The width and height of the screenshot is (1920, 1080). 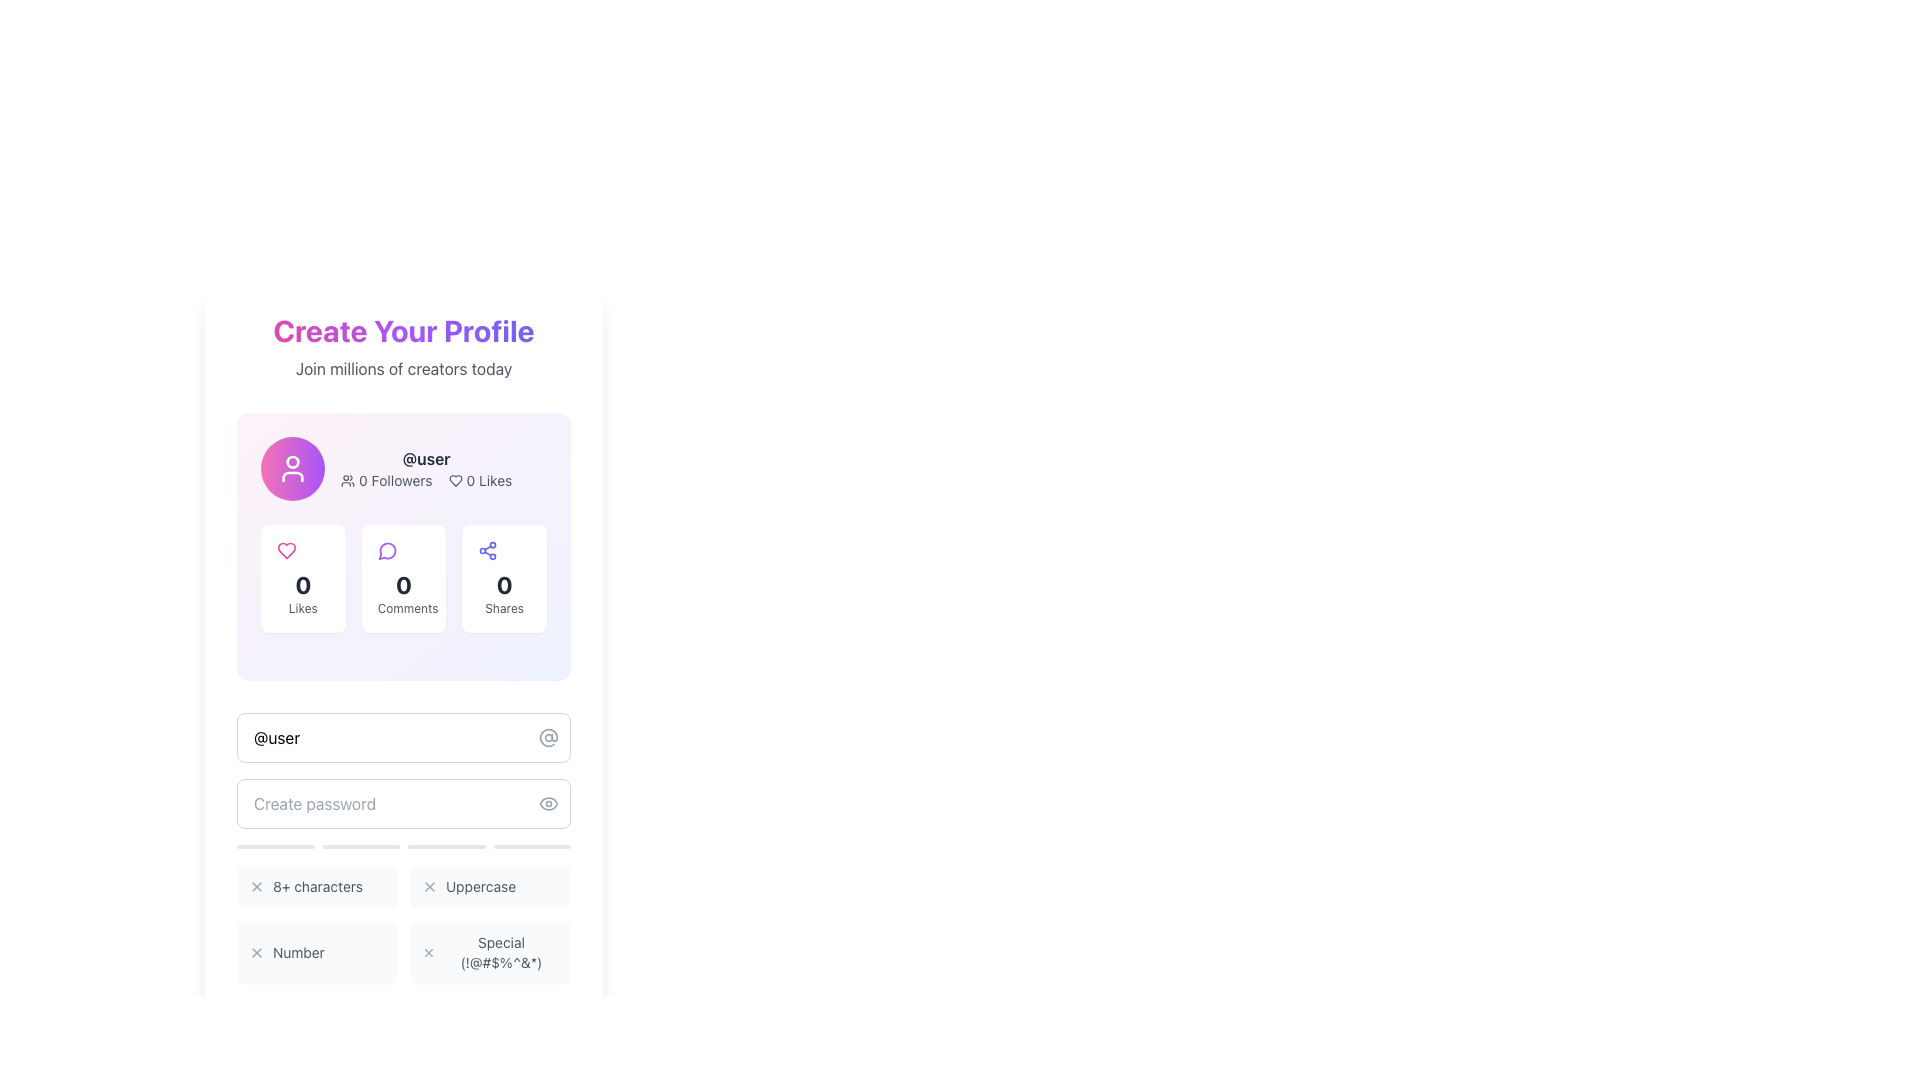 What do you see at coordinates (548, 802) in the screenshot?
I see `the Eye Icon located to the right side of the password input field to observe a color change` at bounding box center [548, 802].